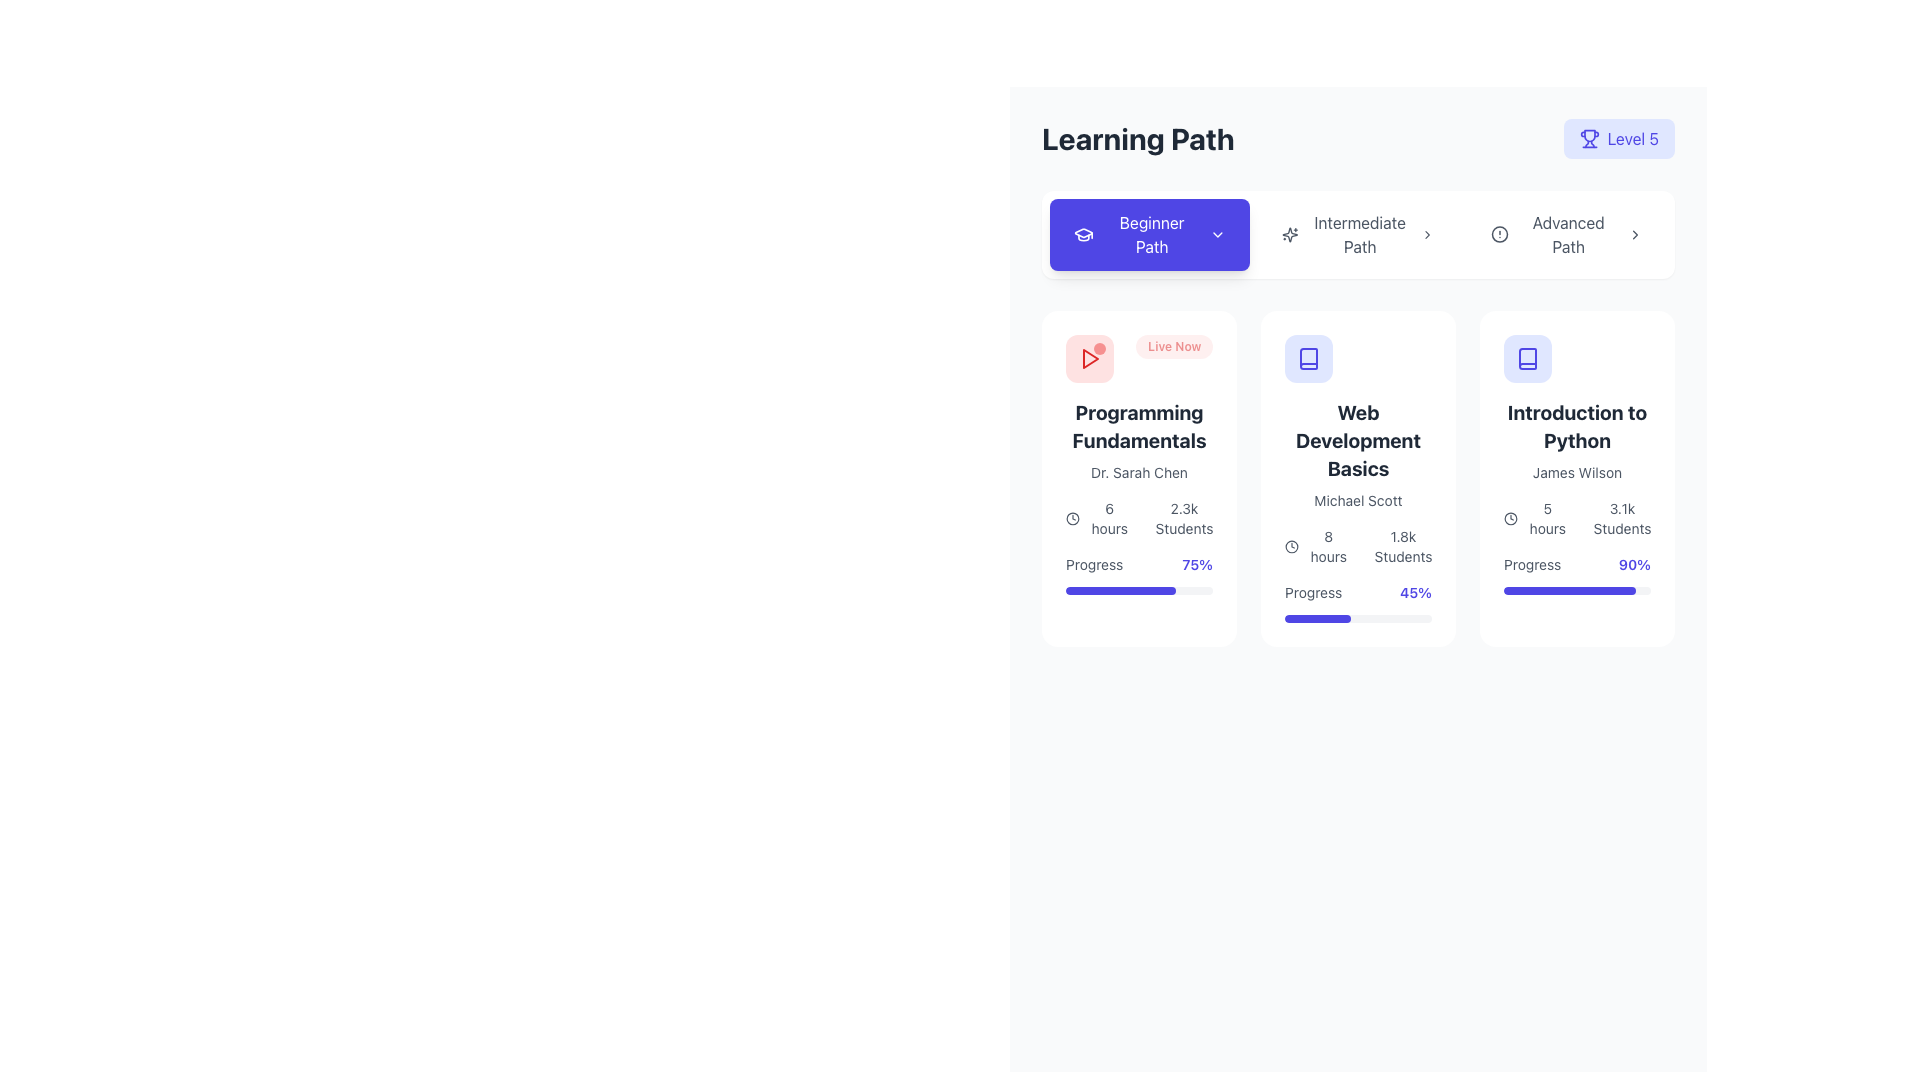 This screenshot has width=1920, height=1080. I want to click on the SVG circle element, which is centered within a clock icon to the left of the text '8 hours' in the card labeled 'Web Development Basics', so click(1072, 518).